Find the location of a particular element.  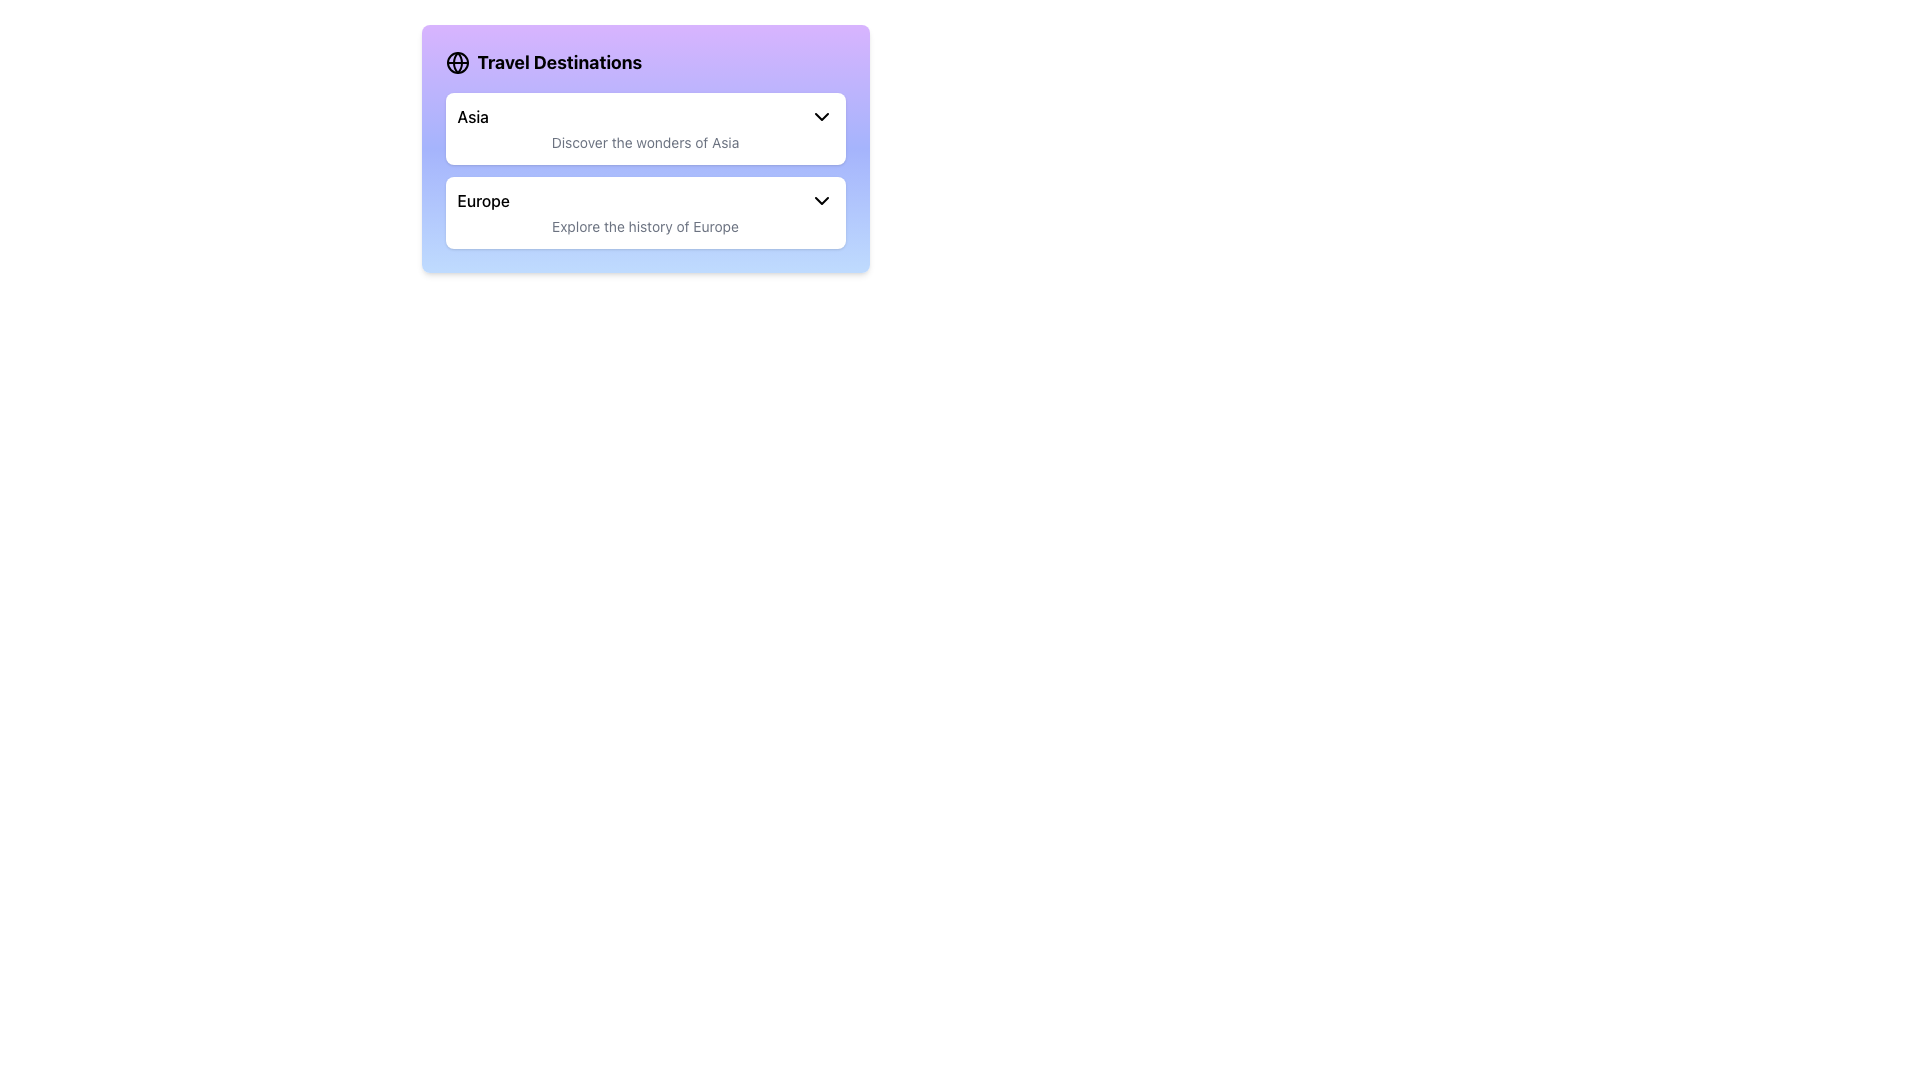

the text label displaying 'Asia' in bold black font within the 'Travel Destinations' dropdown menu is located at coordinates (472, 116).